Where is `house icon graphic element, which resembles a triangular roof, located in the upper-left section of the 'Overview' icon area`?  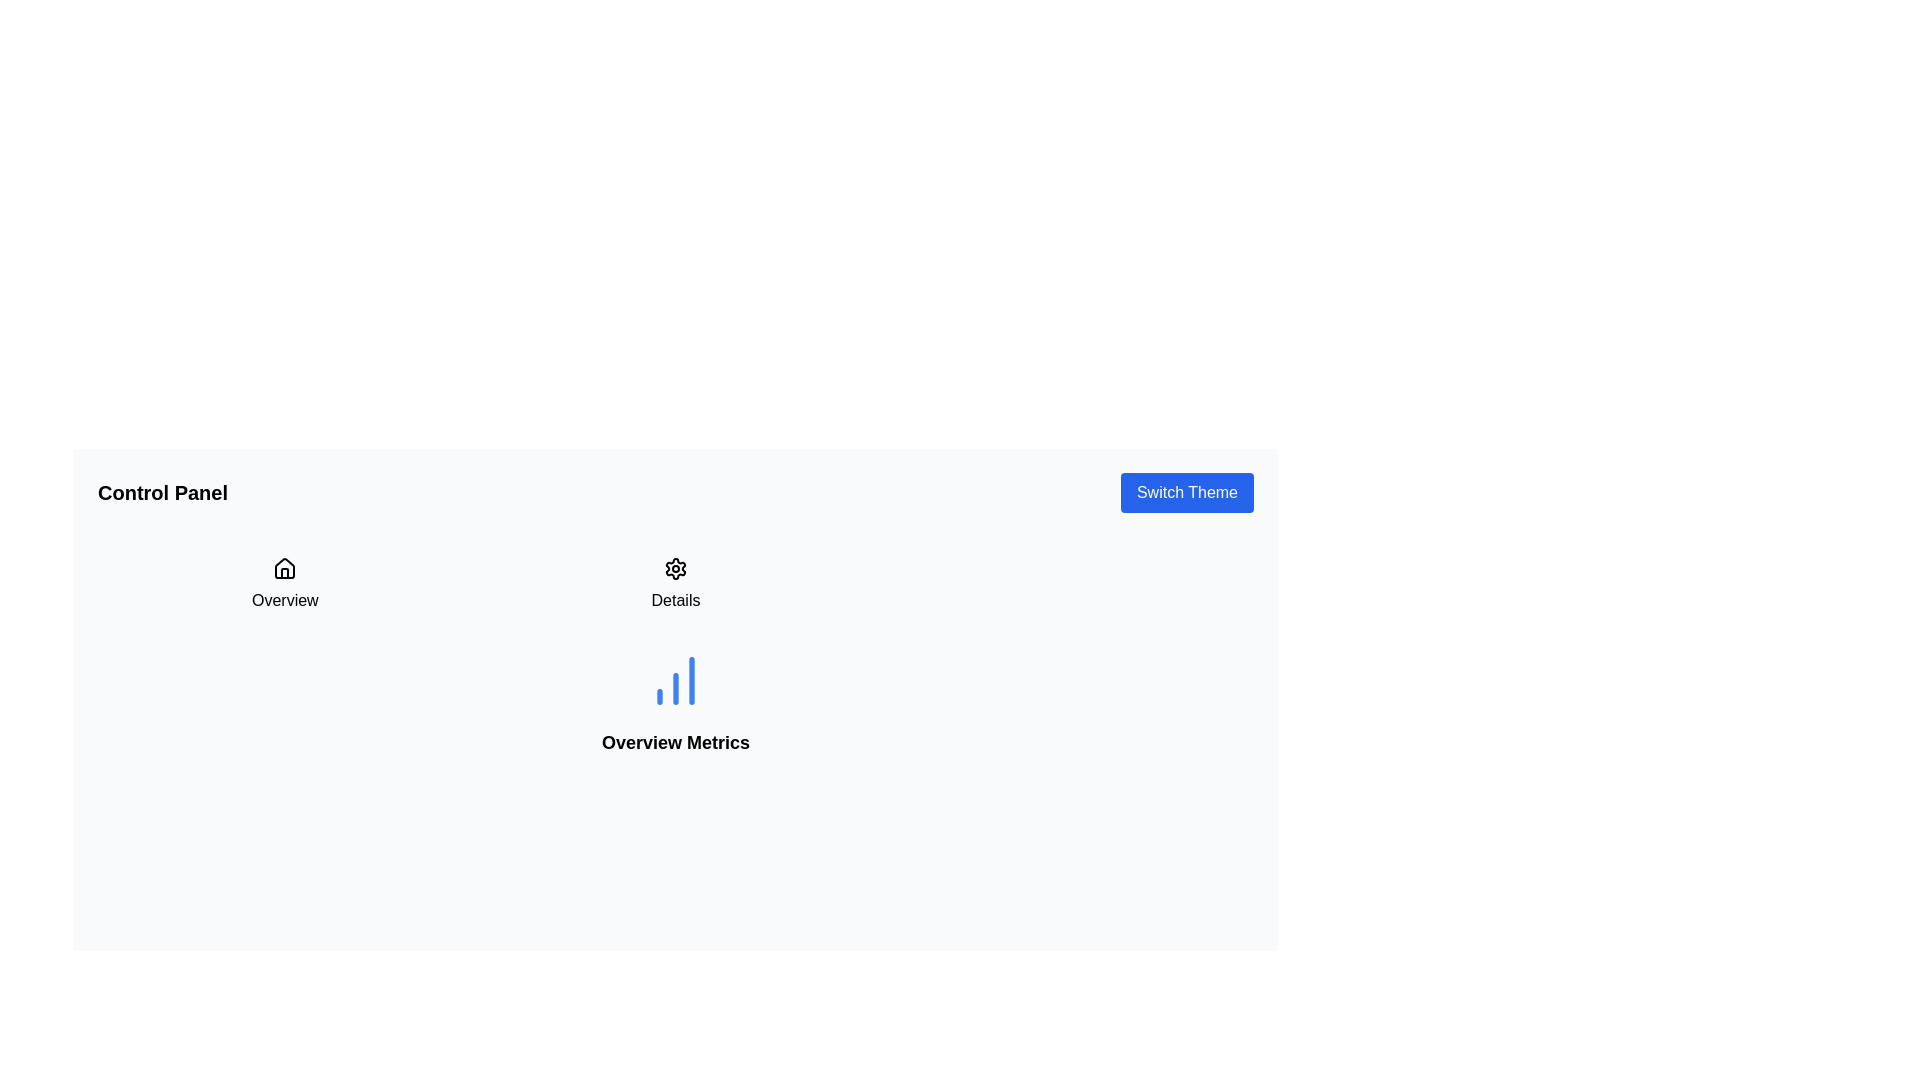
house icon graphic element, which resembles a triangular roof, located in the upper-left section of the 'Overview' icon area is located at coordinates (284, 568).